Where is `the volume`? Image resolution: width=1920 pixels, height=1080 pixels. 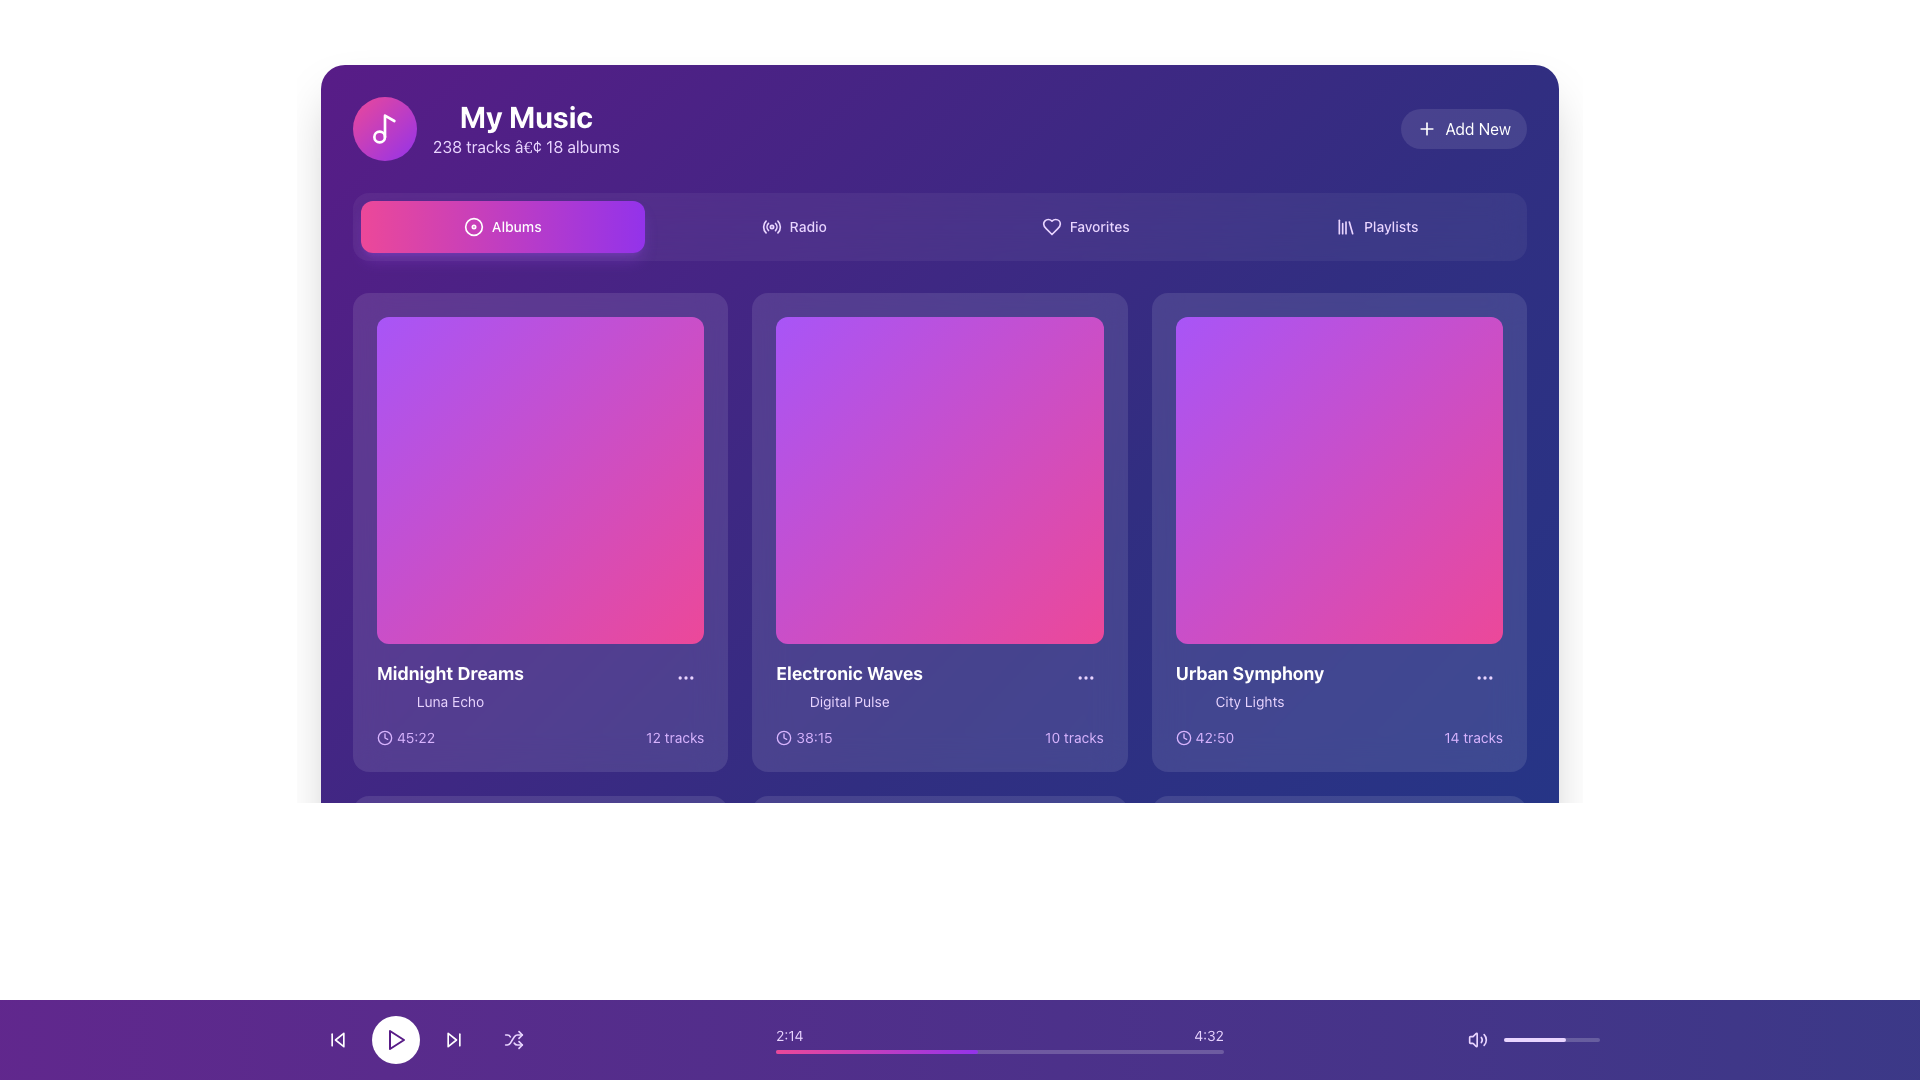 the volume is located at coordinates (1571, 1039).